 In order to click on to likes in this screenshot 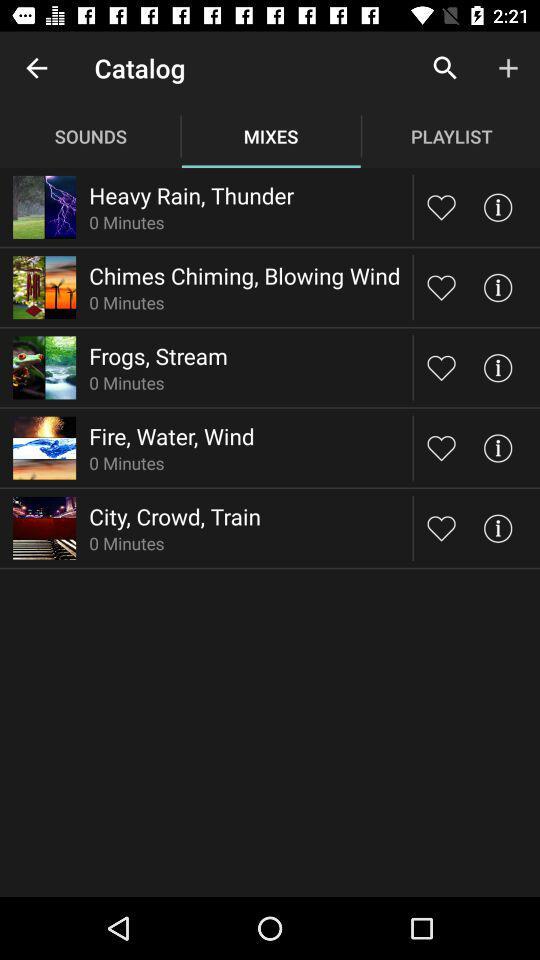, I will do `click(441, 207)`.